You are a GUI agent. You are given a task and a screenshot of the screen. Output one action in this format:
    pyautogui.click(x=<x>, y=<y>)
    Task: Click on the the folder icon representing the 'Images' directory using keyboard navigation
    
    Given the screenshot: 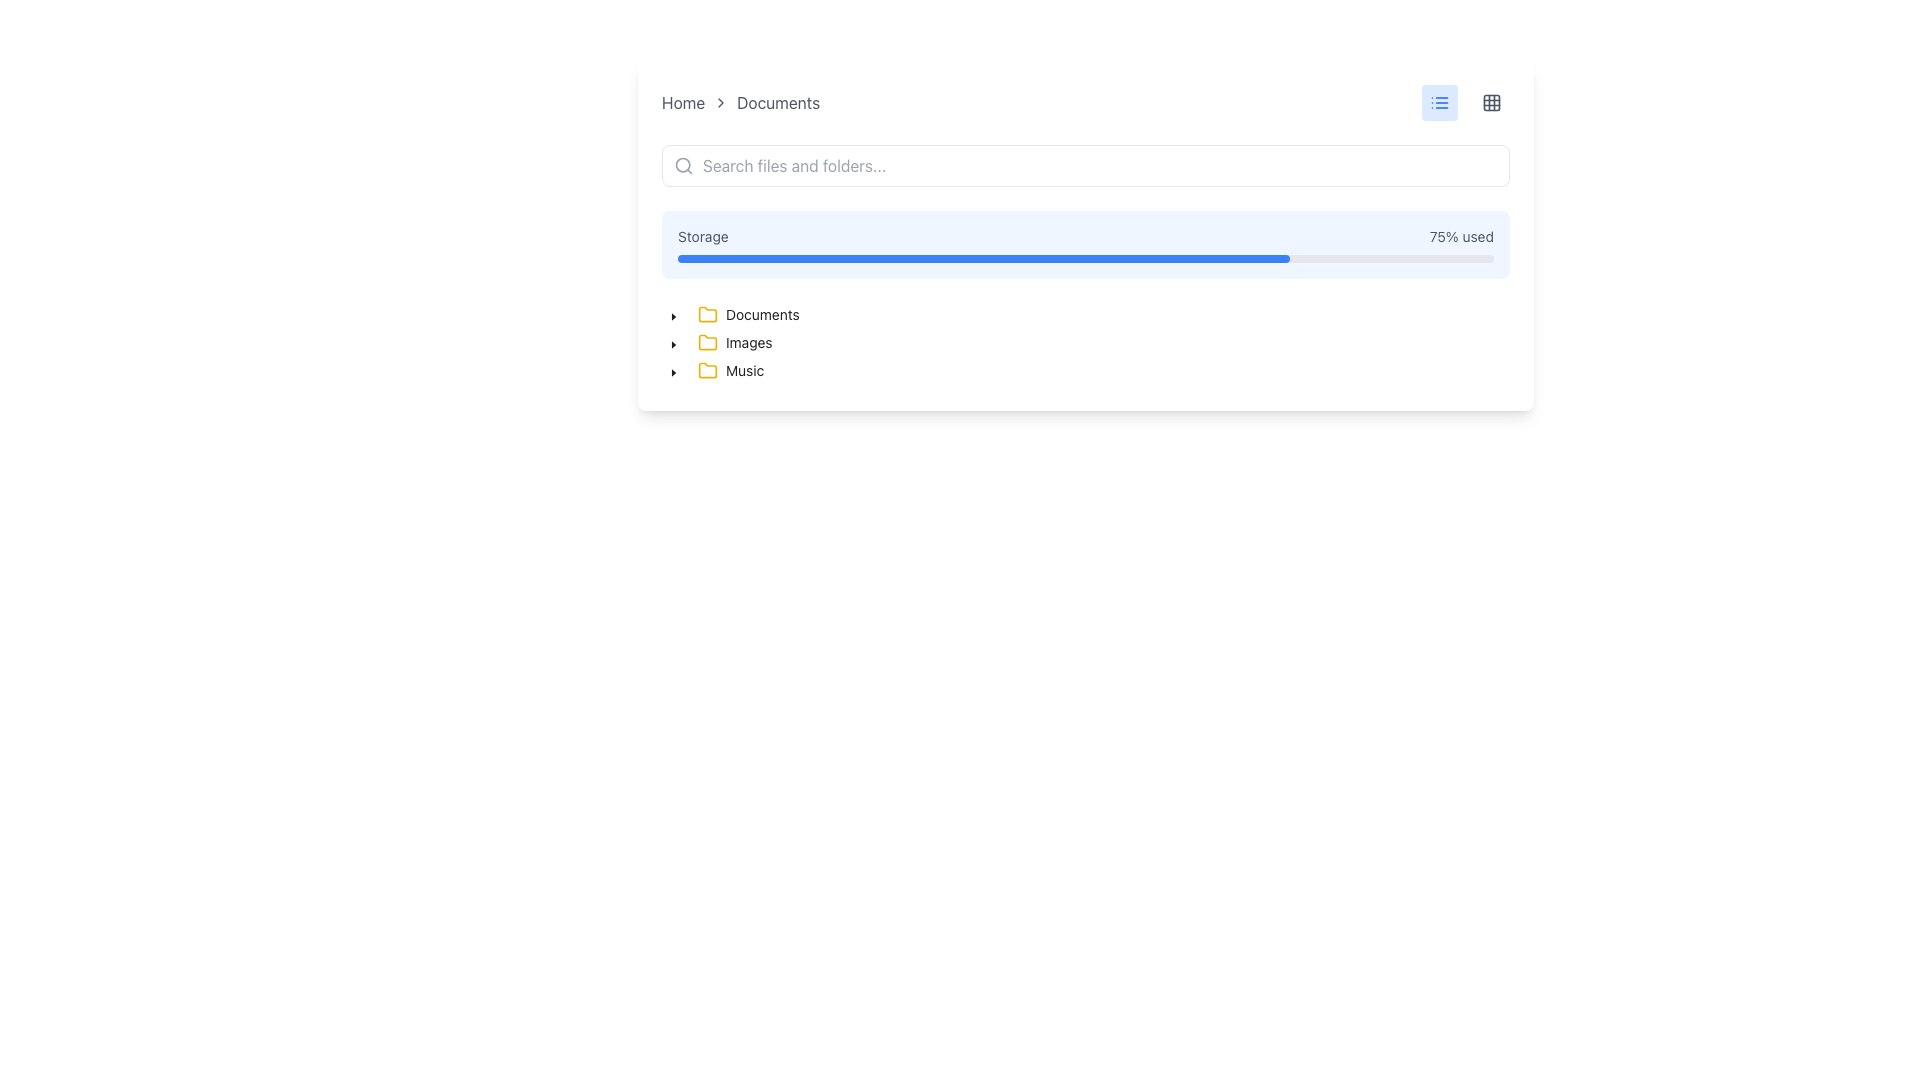 What is the action you would take?
    pyautogui.click(x=708, y=342)
    